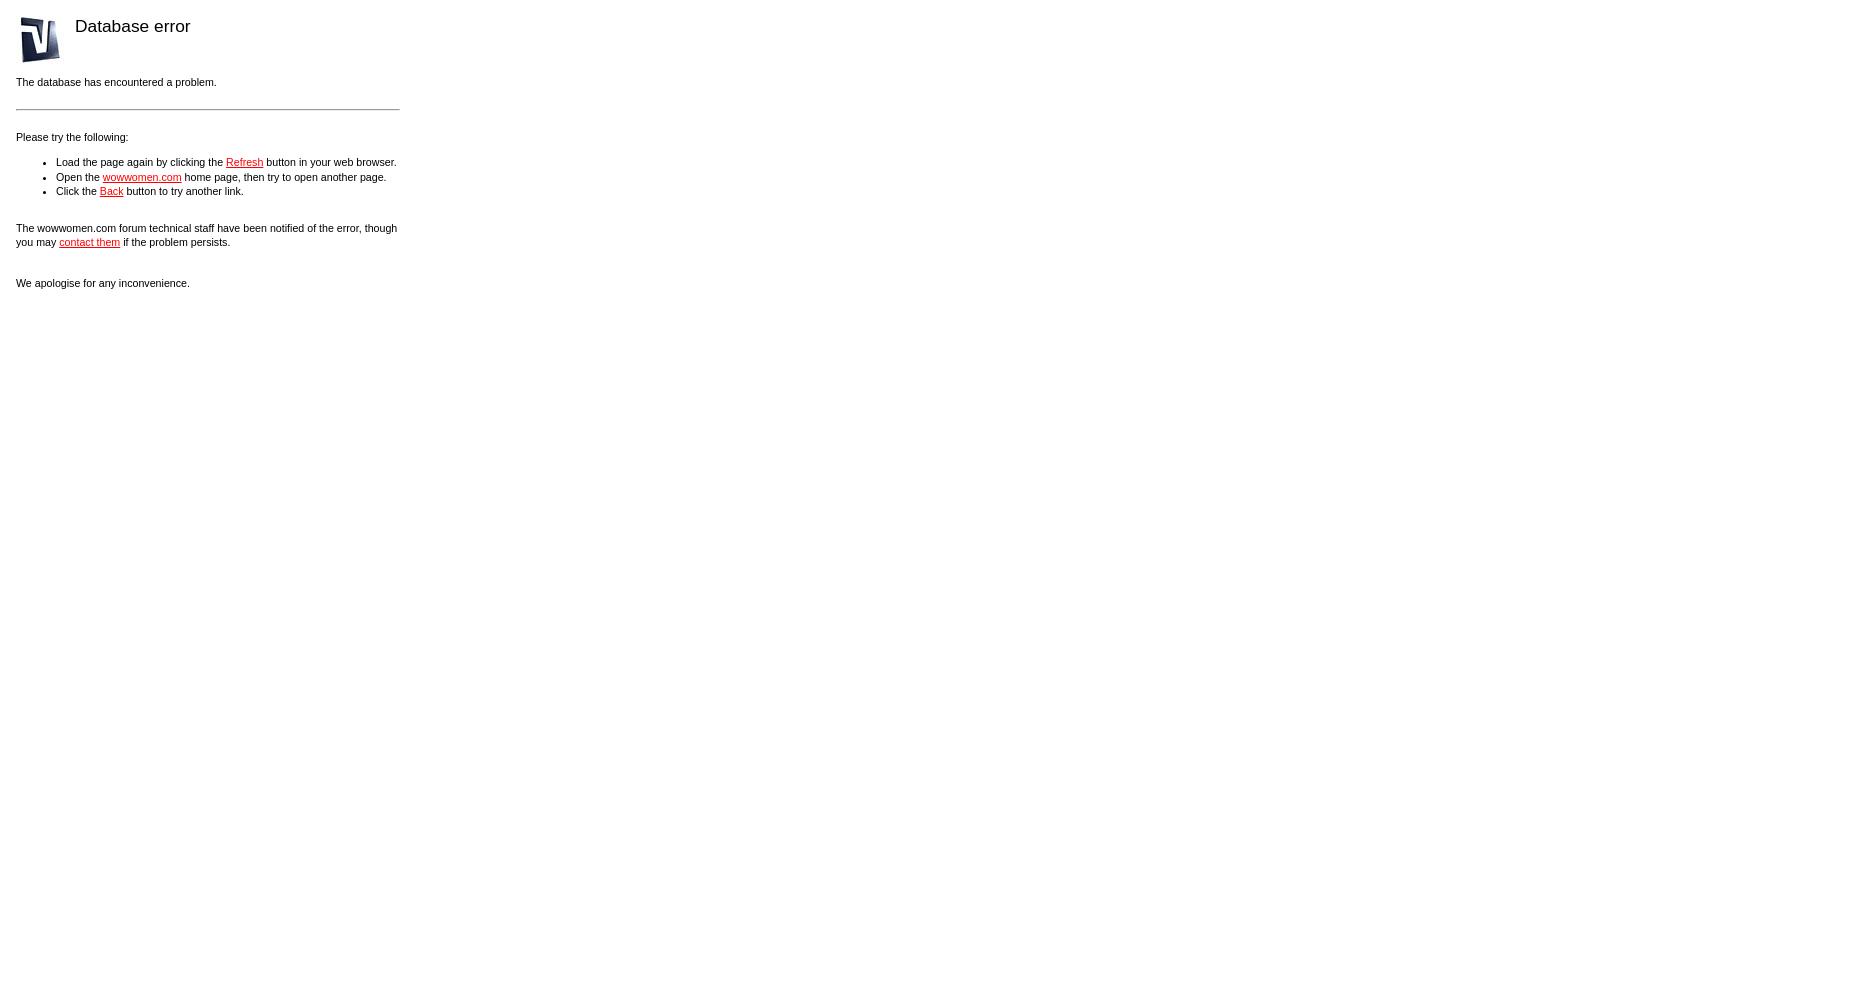 The width and height of the screenshot is (1850, 1000). What do you see at coordinates (70, 136) in the screenshot?
I see `'Please try the following:'` at bounding box center [70, 136].